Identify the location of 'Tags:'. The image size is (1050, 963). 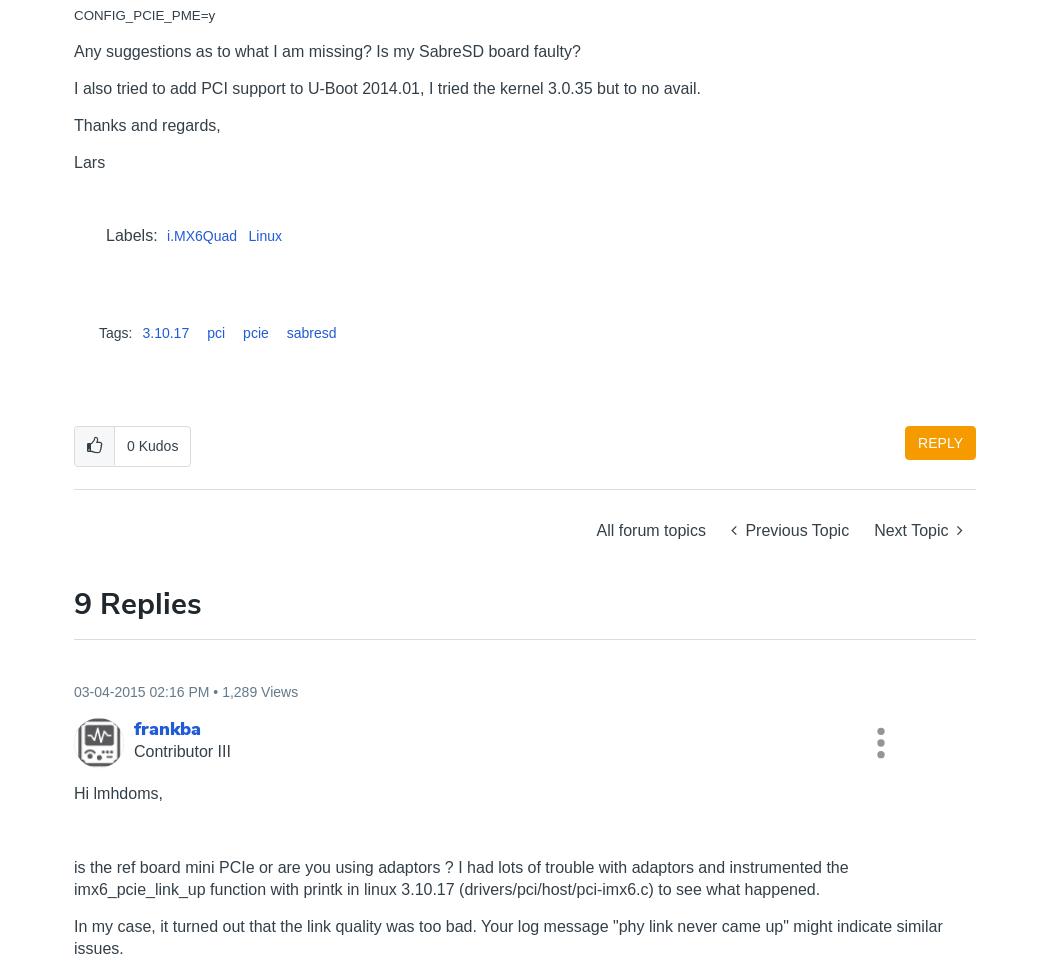
(114, 333).